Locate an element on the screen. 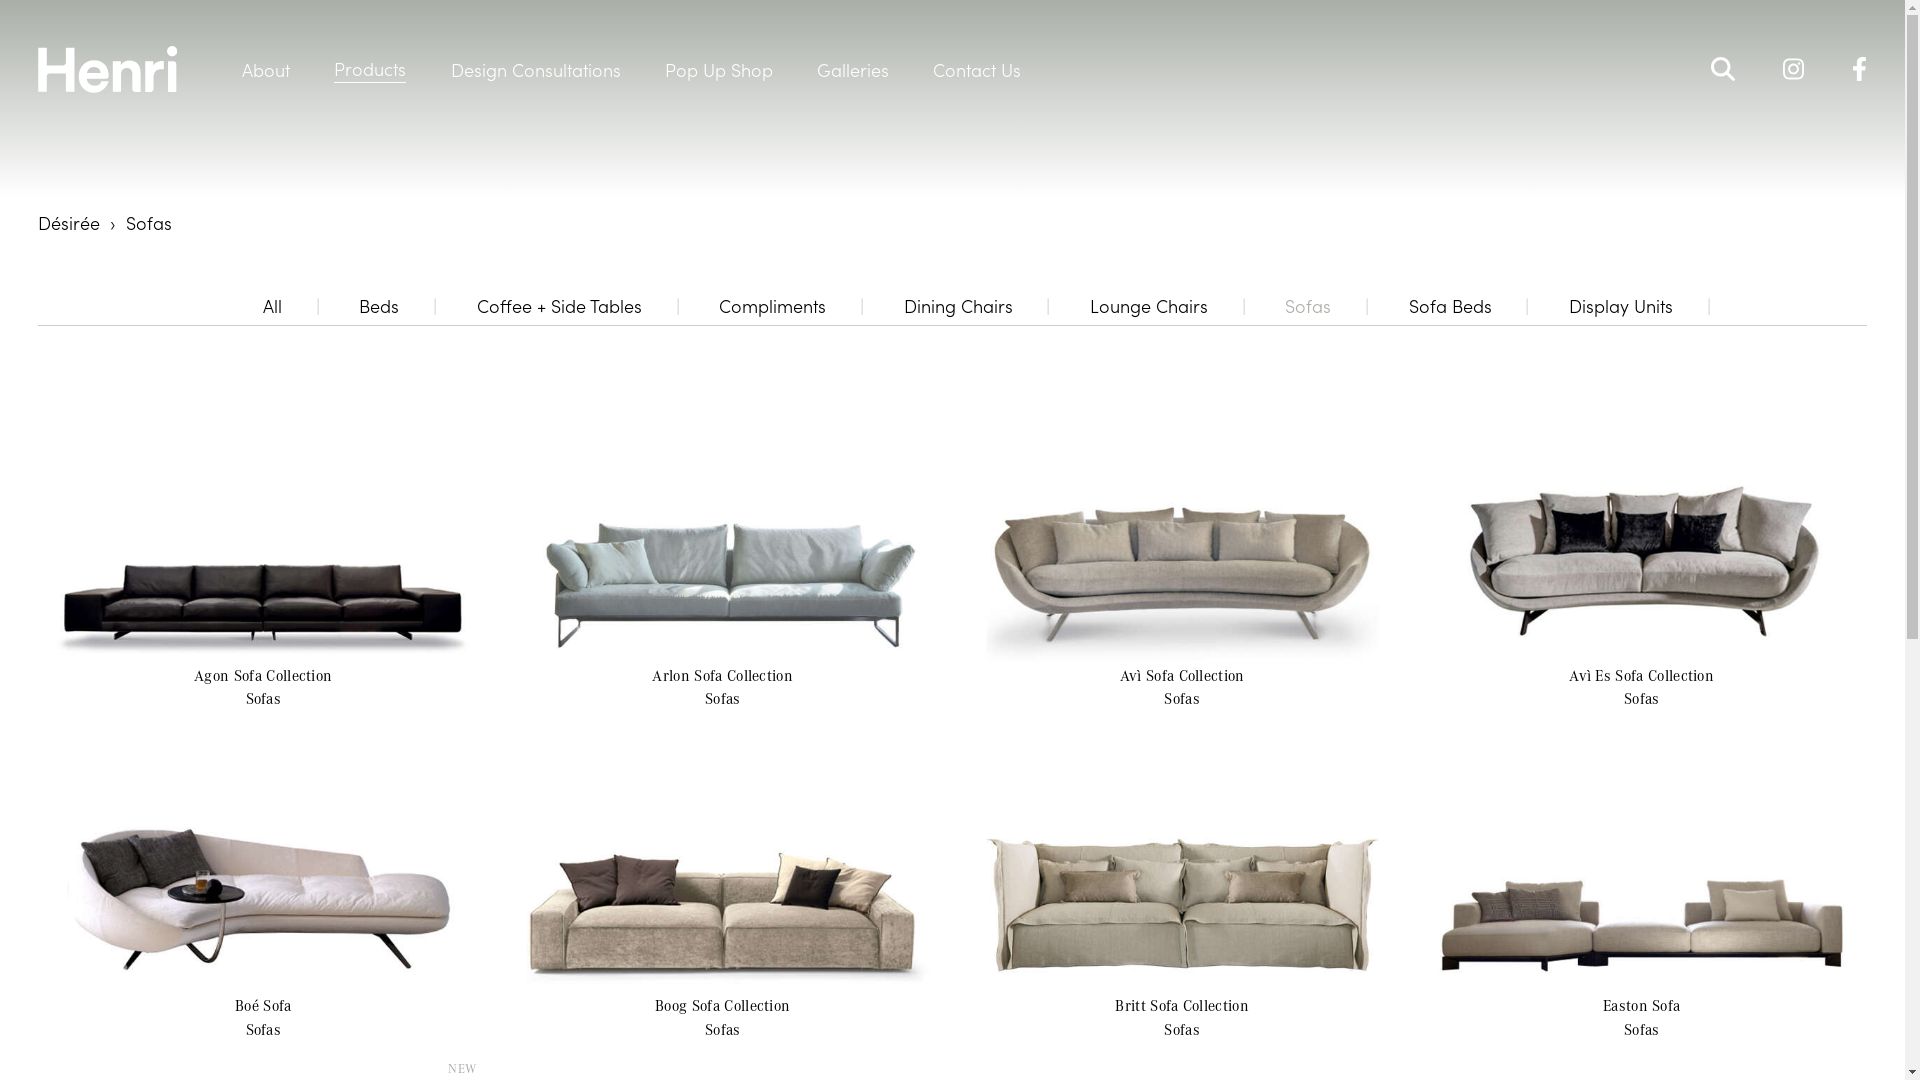  'Dining Chairs' is located at coordinates (957, 305).